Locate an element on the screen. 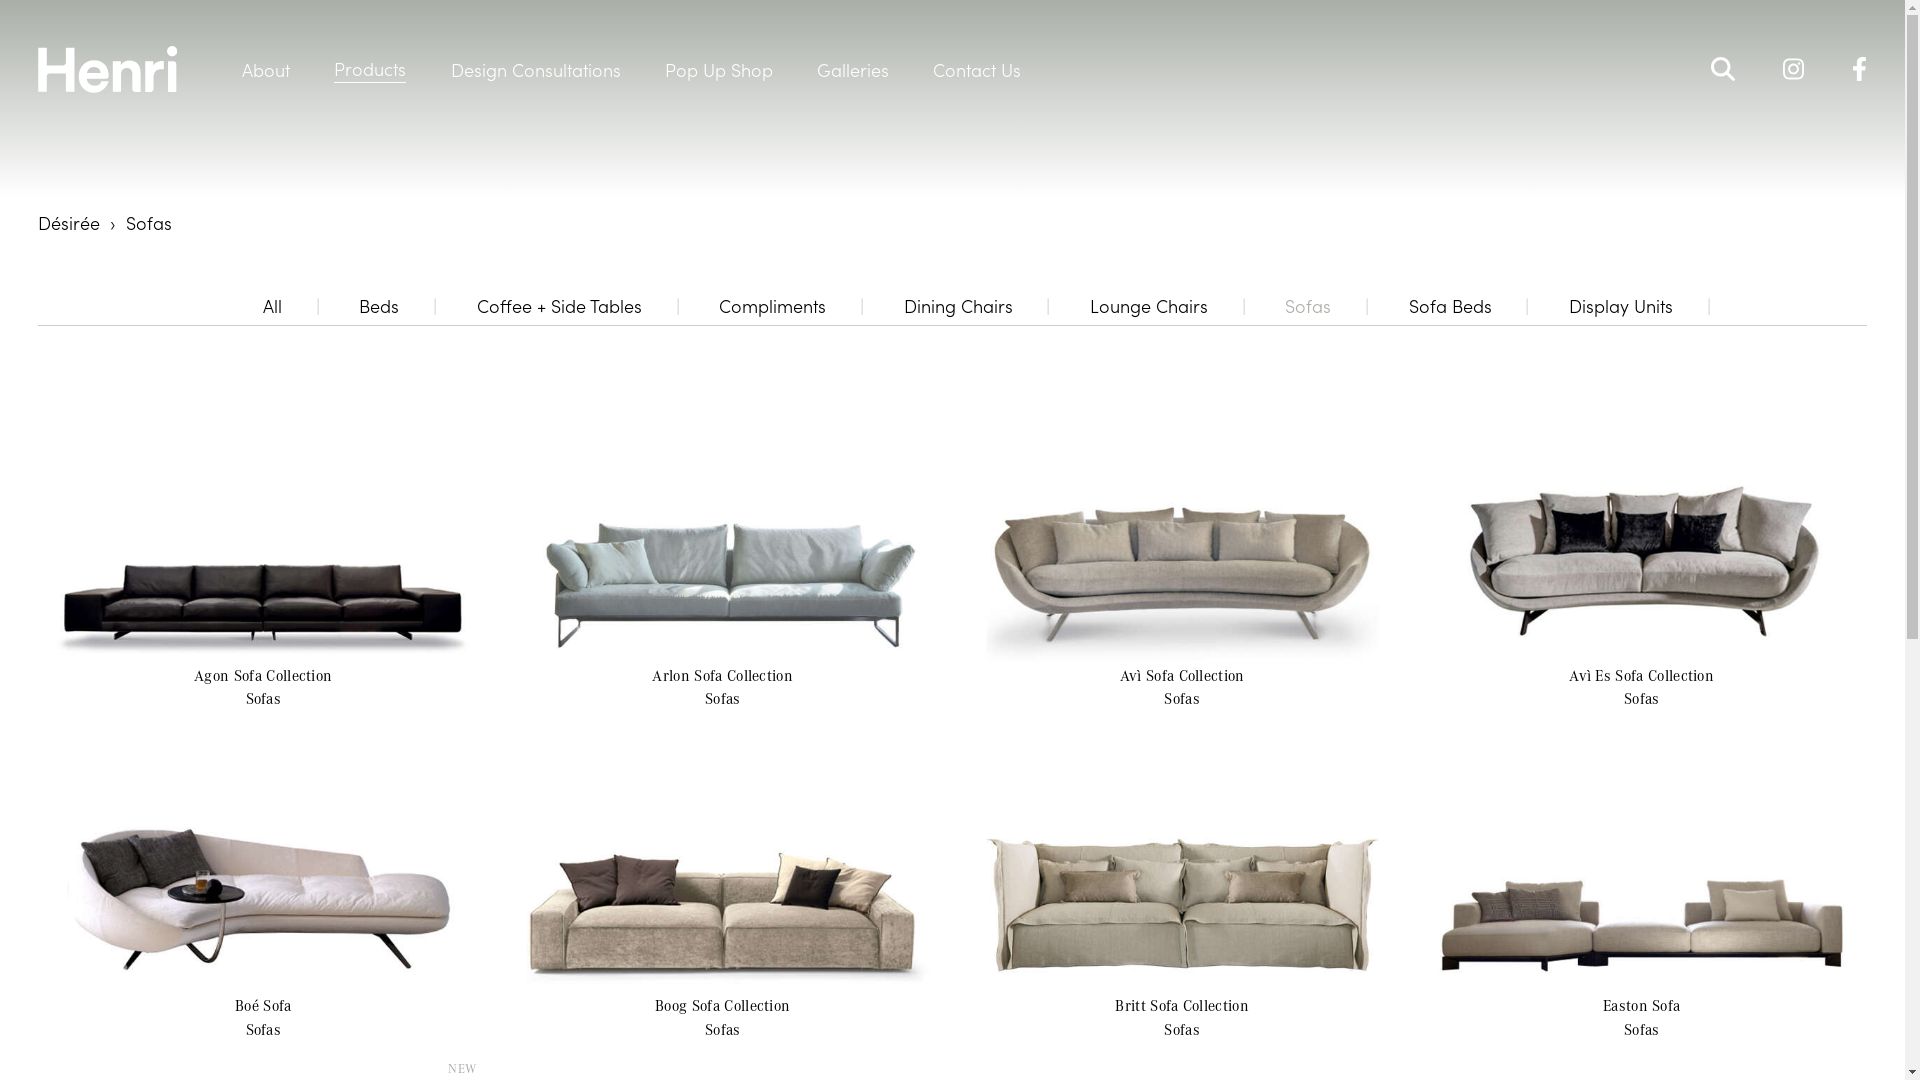  'Dining Chairs' is located at coordinates (957, 305).